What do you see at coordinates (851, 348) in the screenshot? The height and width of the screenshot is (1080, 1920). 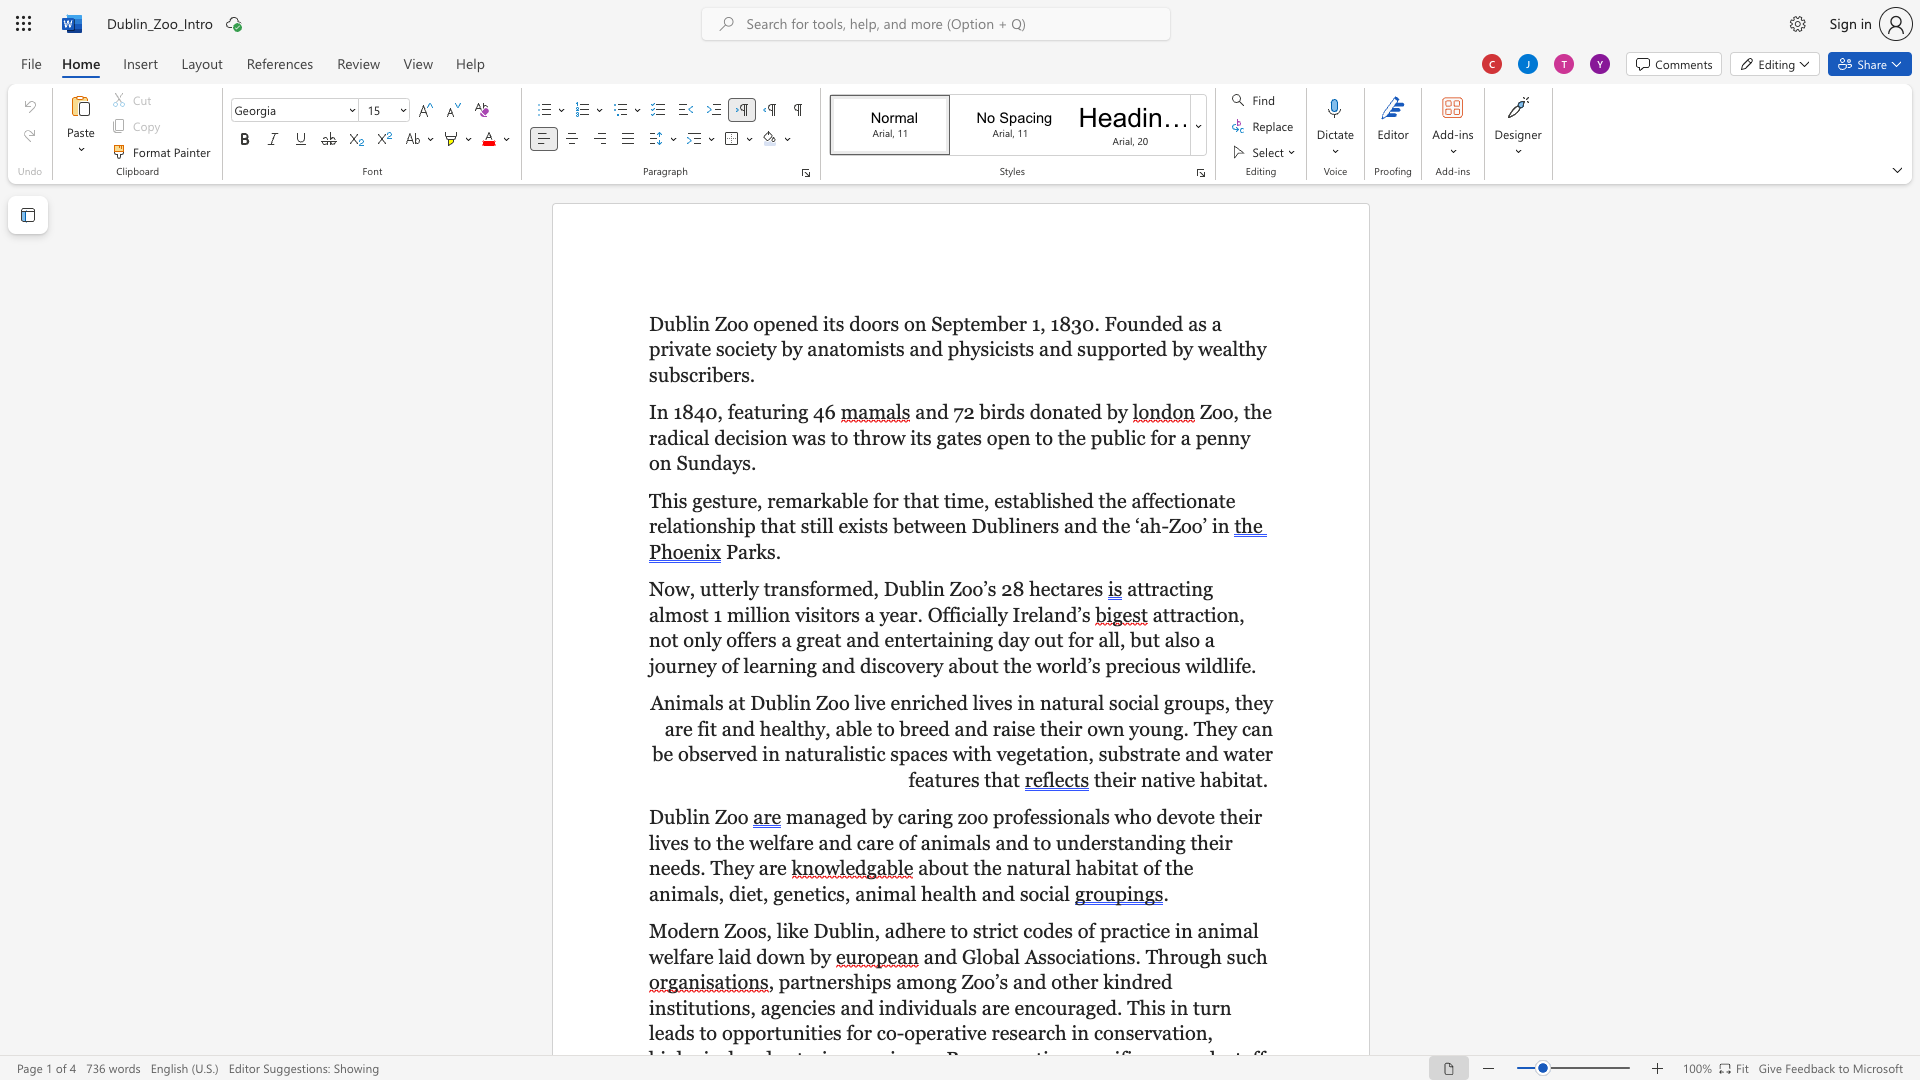 I see `the 9th character "o" in the text` at bounding box center [851, 348].